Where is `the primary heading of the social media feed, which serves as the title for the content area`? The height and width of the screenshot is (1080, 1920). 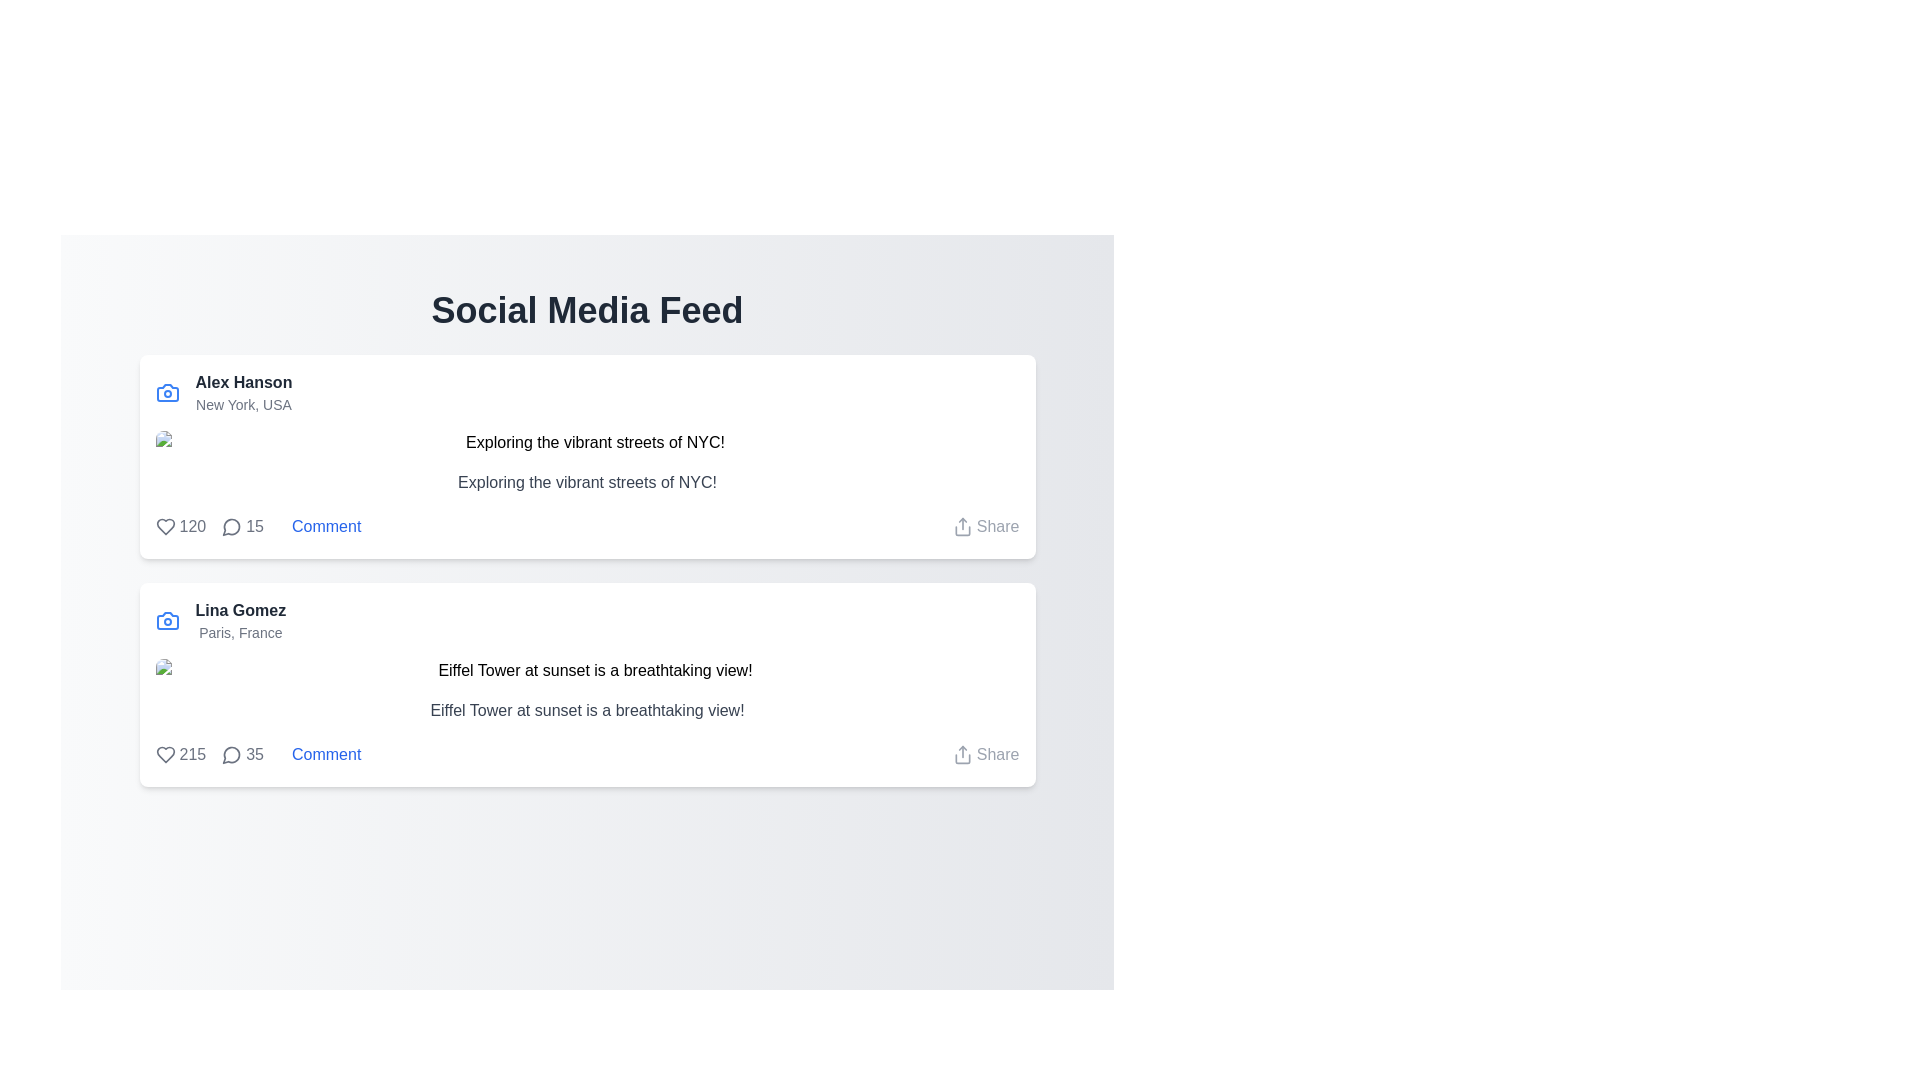
the primary heading of the social media feed, which serves as the title for the content area is located at coordinates (586, 311).